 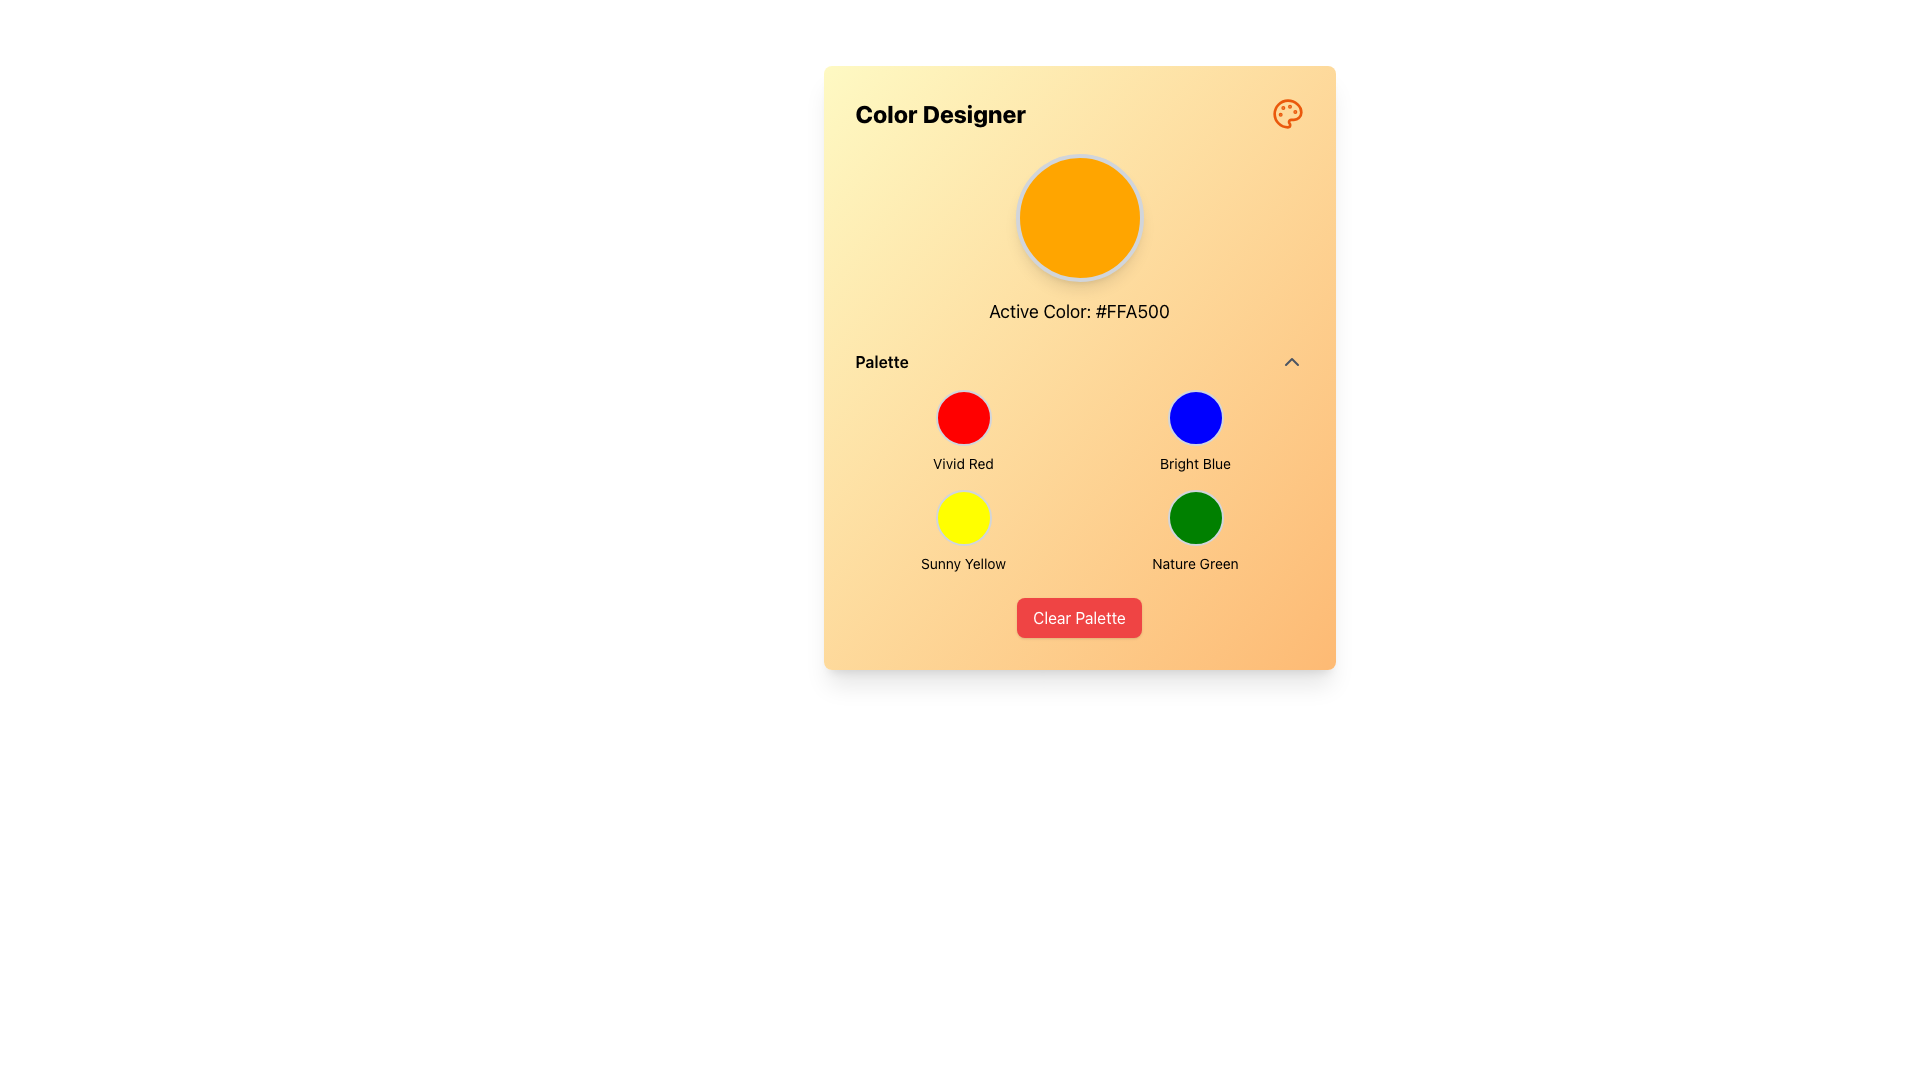 What do you see at coordinates (1287, 114) in the screenshot?
I see `the icon in the top-right corner of the 'Color Designer' card` at bounding box center [1287, 114].